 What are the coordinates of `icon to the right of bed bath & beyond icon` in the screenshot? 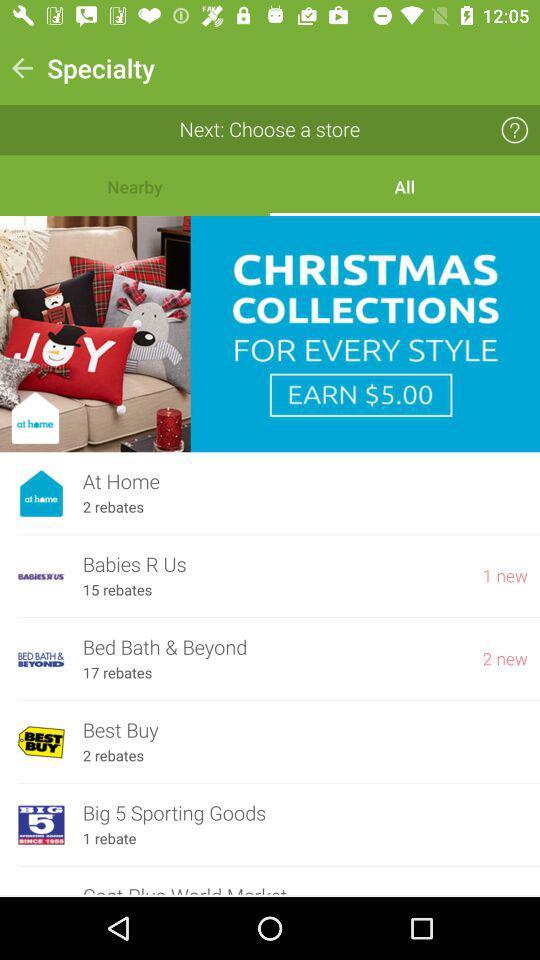 It's located at (504, 658).